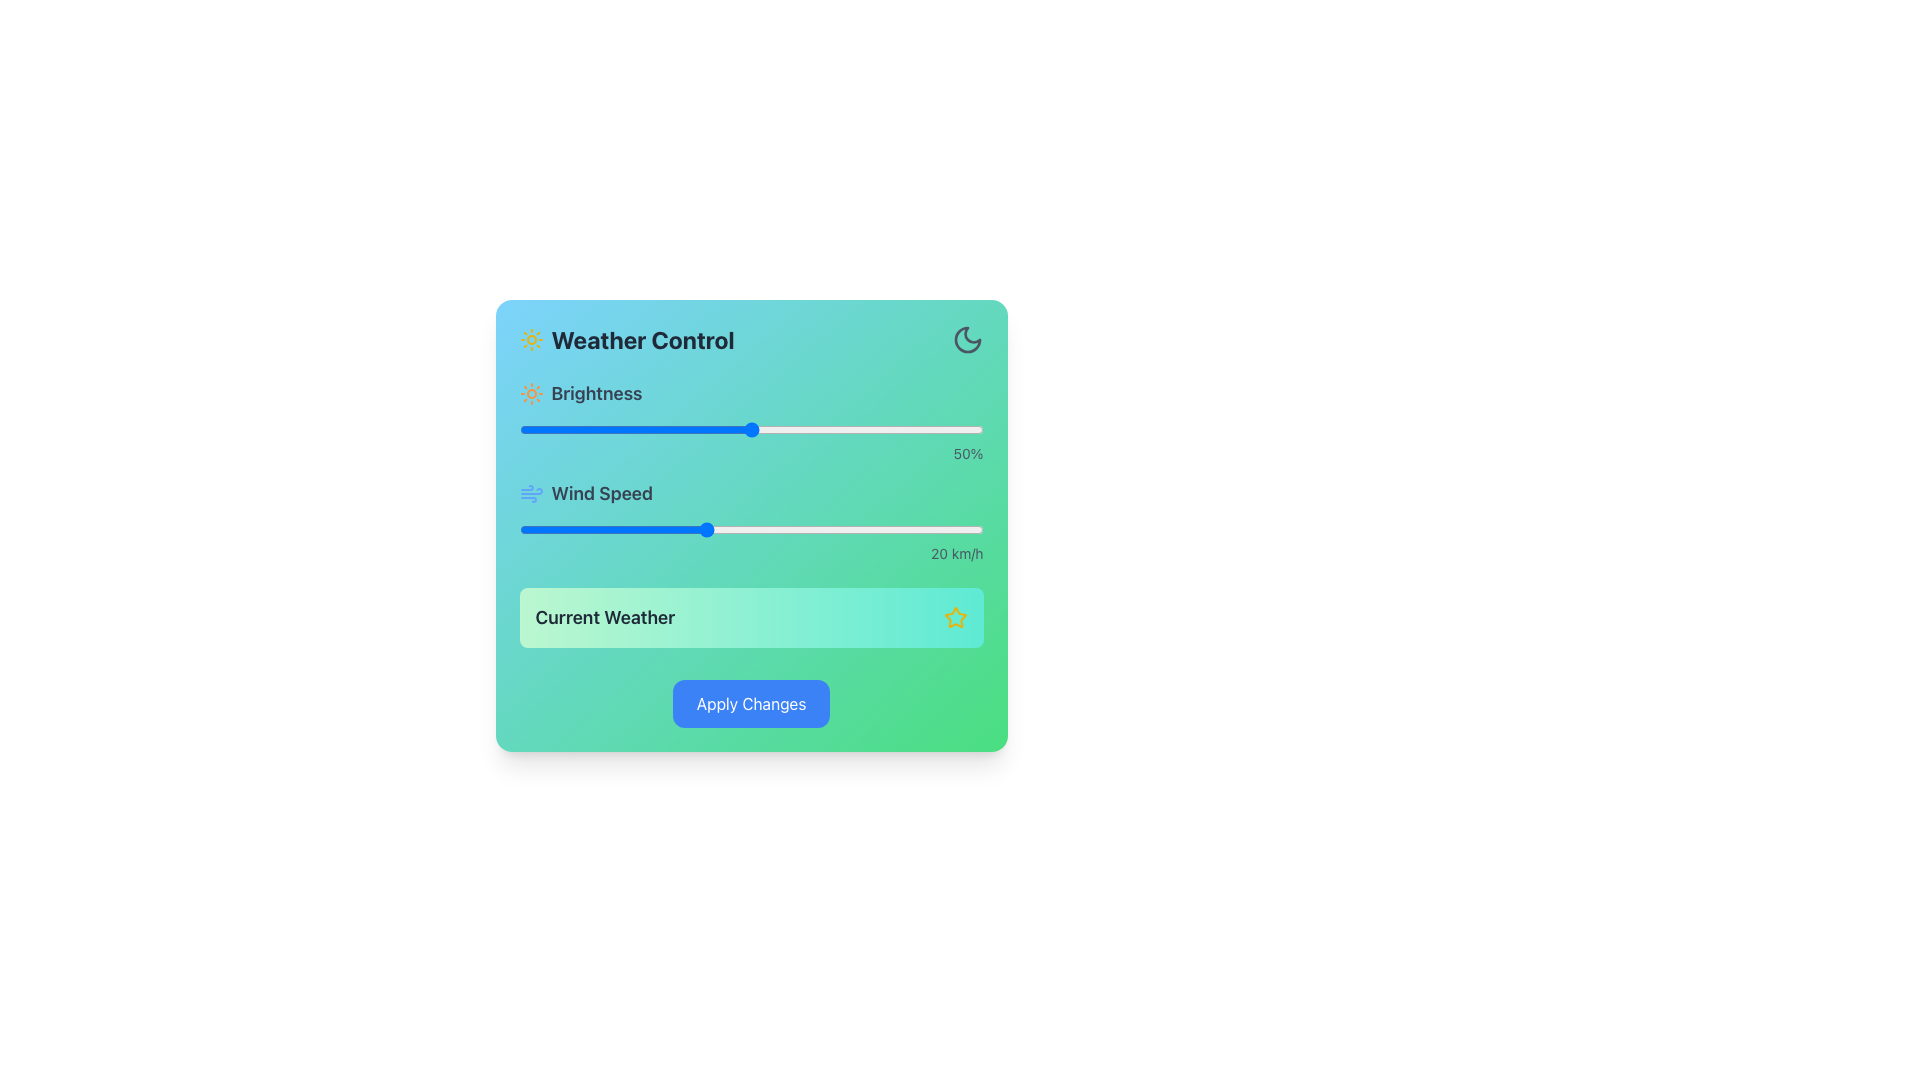 The image size is (1920, 1080). What do you see at coordinates (750, 554) in the screenshot?
I see `value displayed on the label that shows '20 km/h', which is located at the bottom-right corner of the slider labeled 'Wind Speed'` at bounding box center [750, 554].